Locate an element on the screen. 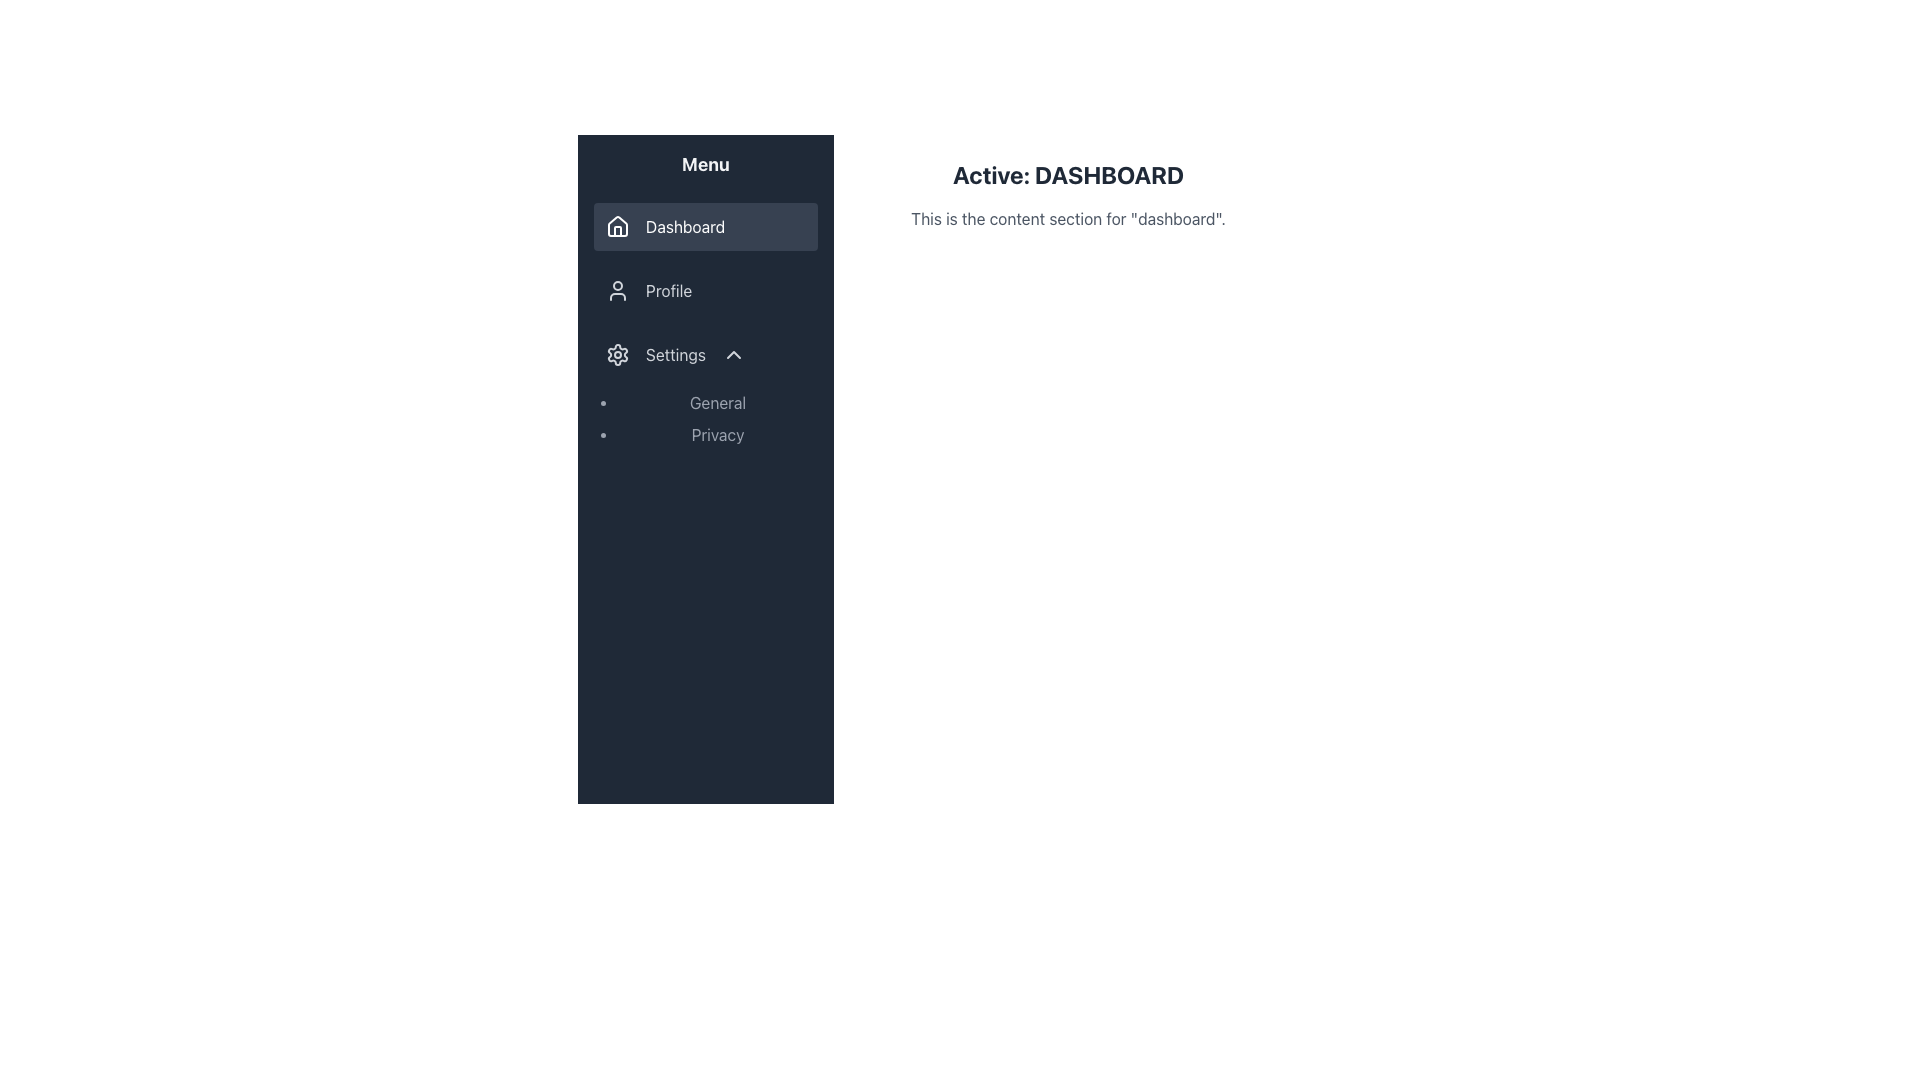 The width and height of the screenshot is (1920, 1080). the 'Dashboard' menu item, which is the first item in the left-hand menu with a house icon and white font on a dark background is located at coordinates (705, 226).